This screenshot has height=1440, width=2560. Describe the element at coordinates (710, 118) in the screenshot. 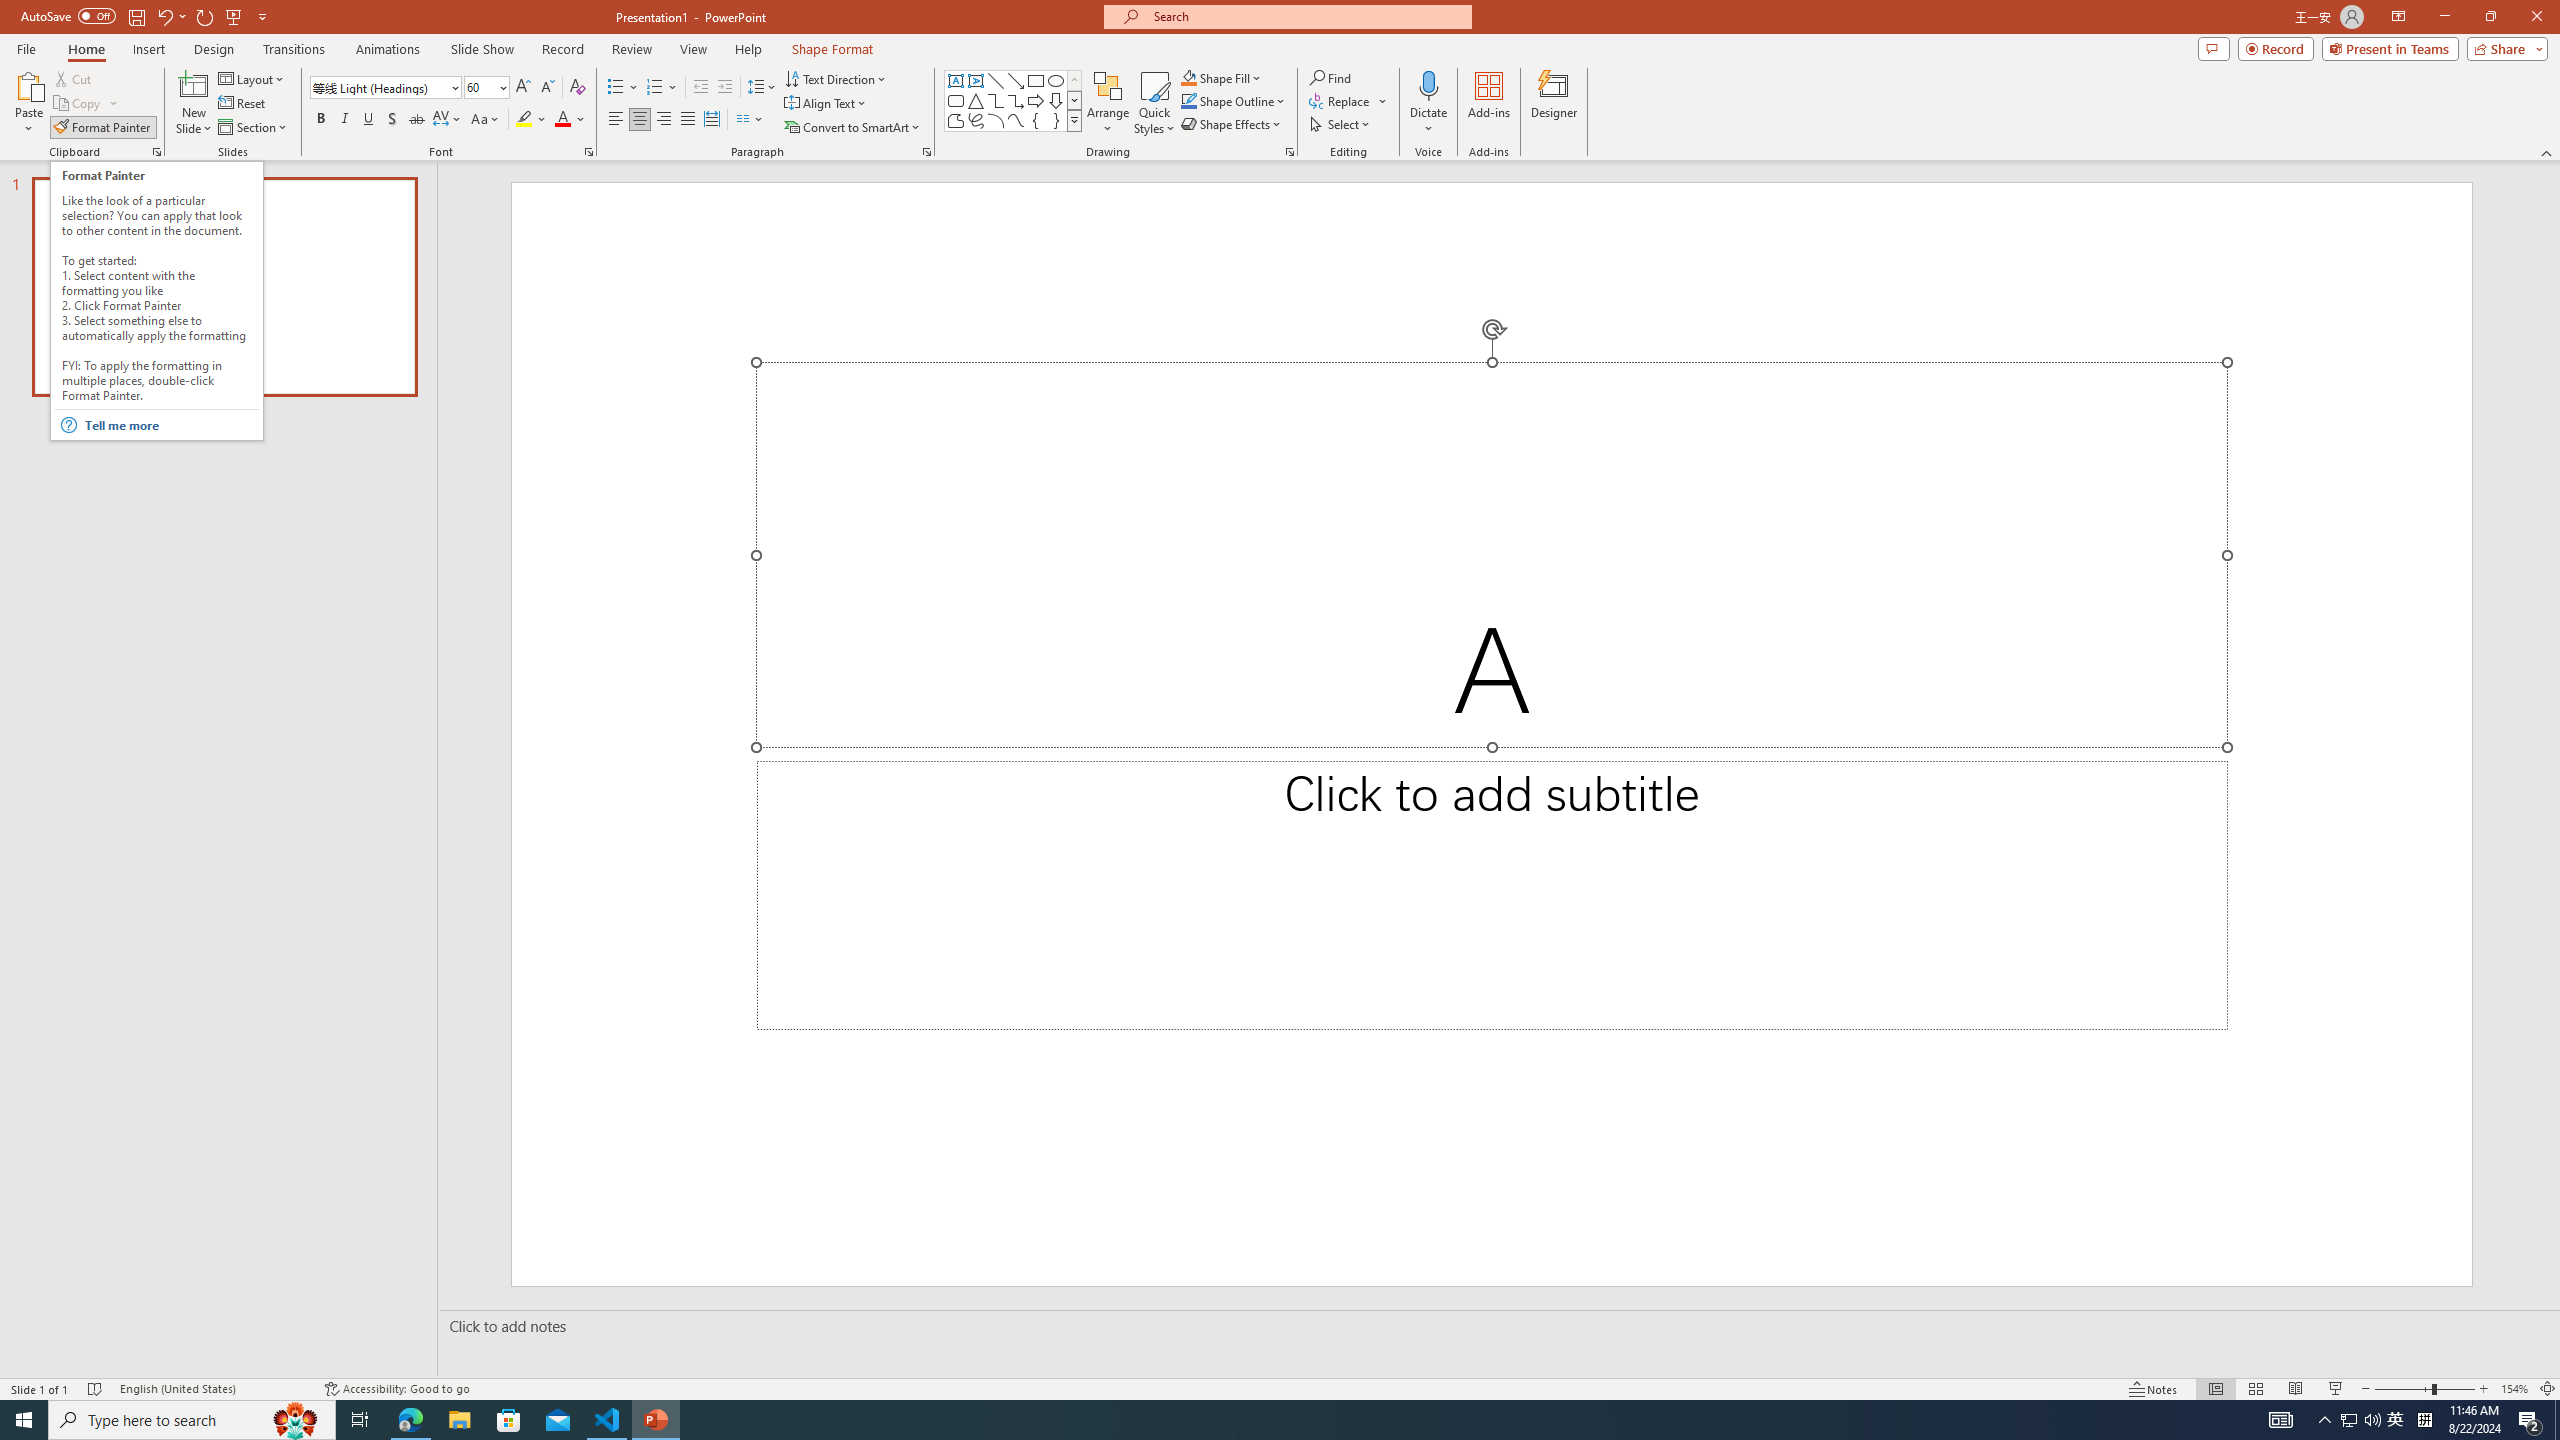

I see `'Distributed'` at that location.